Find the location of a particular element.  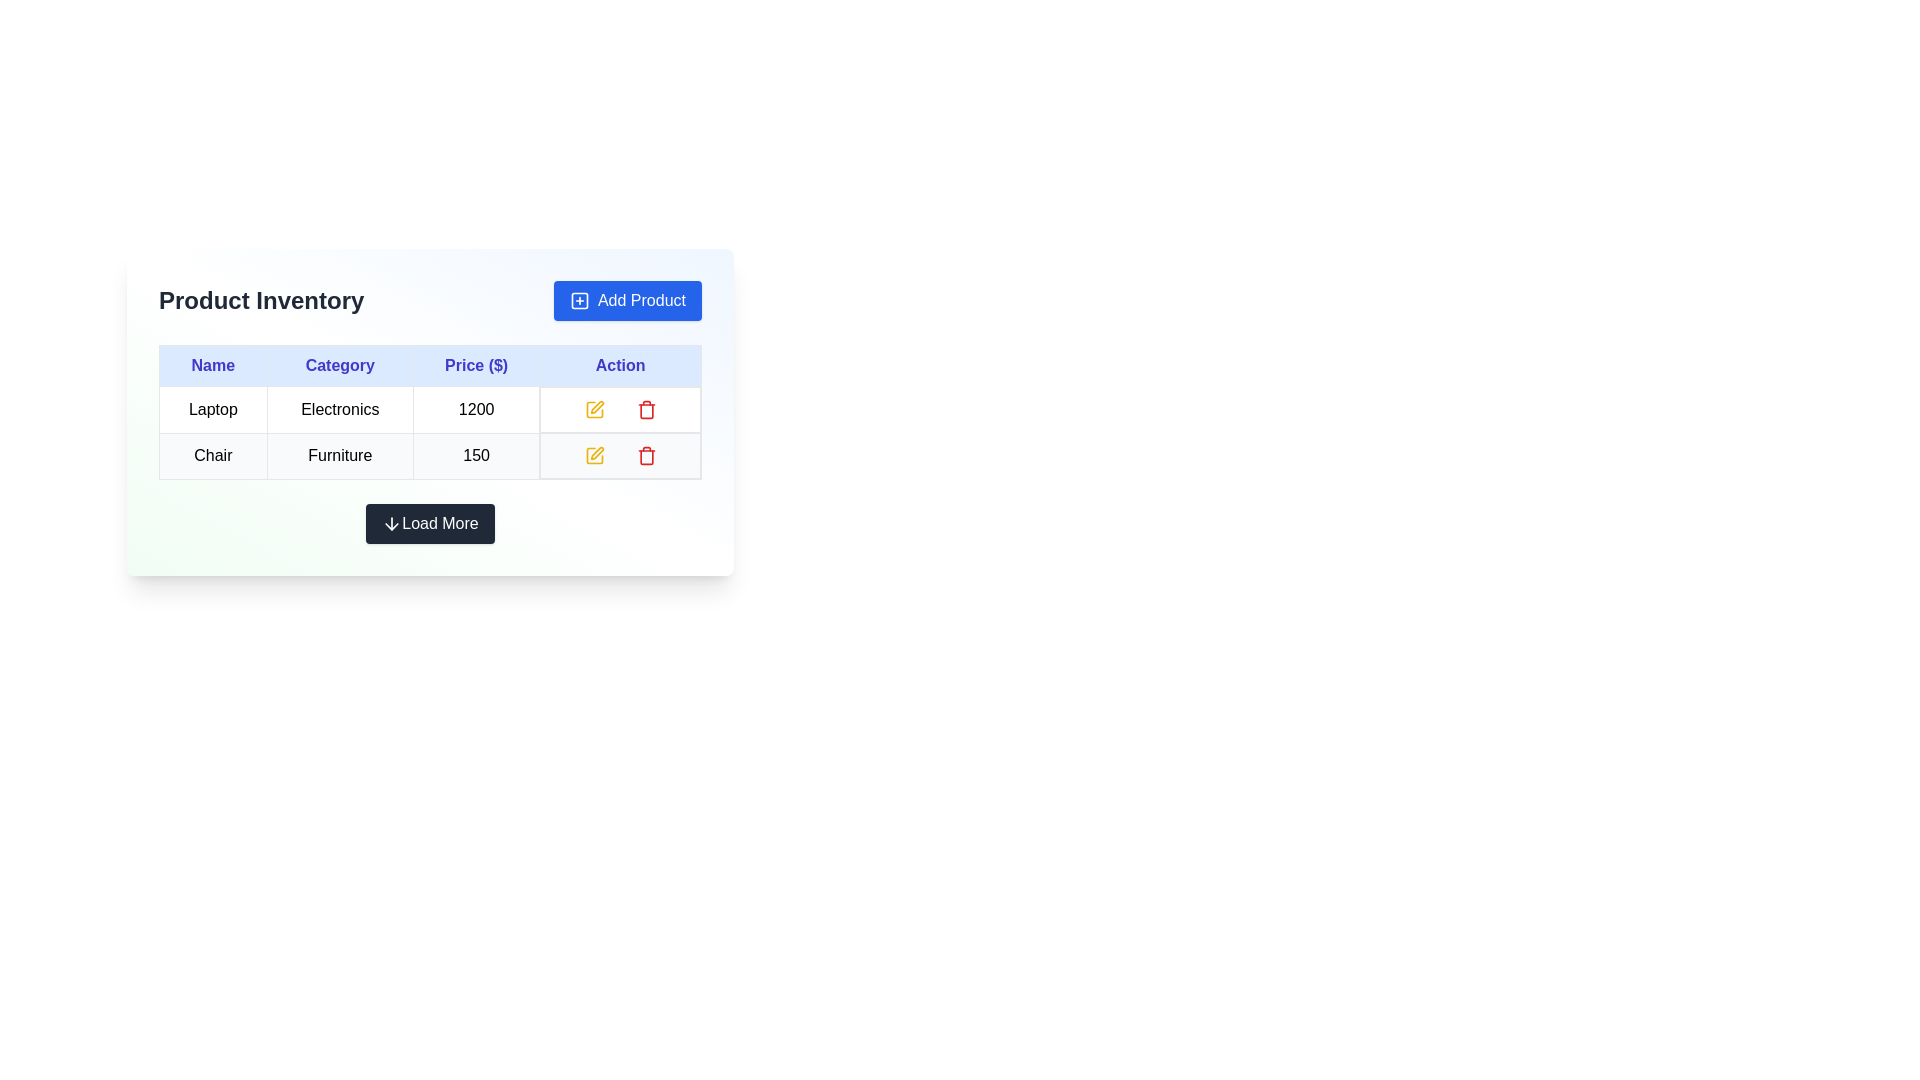

the 'Category' label in the header row of the table, which has a blue background and bold violet text, positioned between 'Name' and 'Price ($)' is located at coordinates (340, 366).